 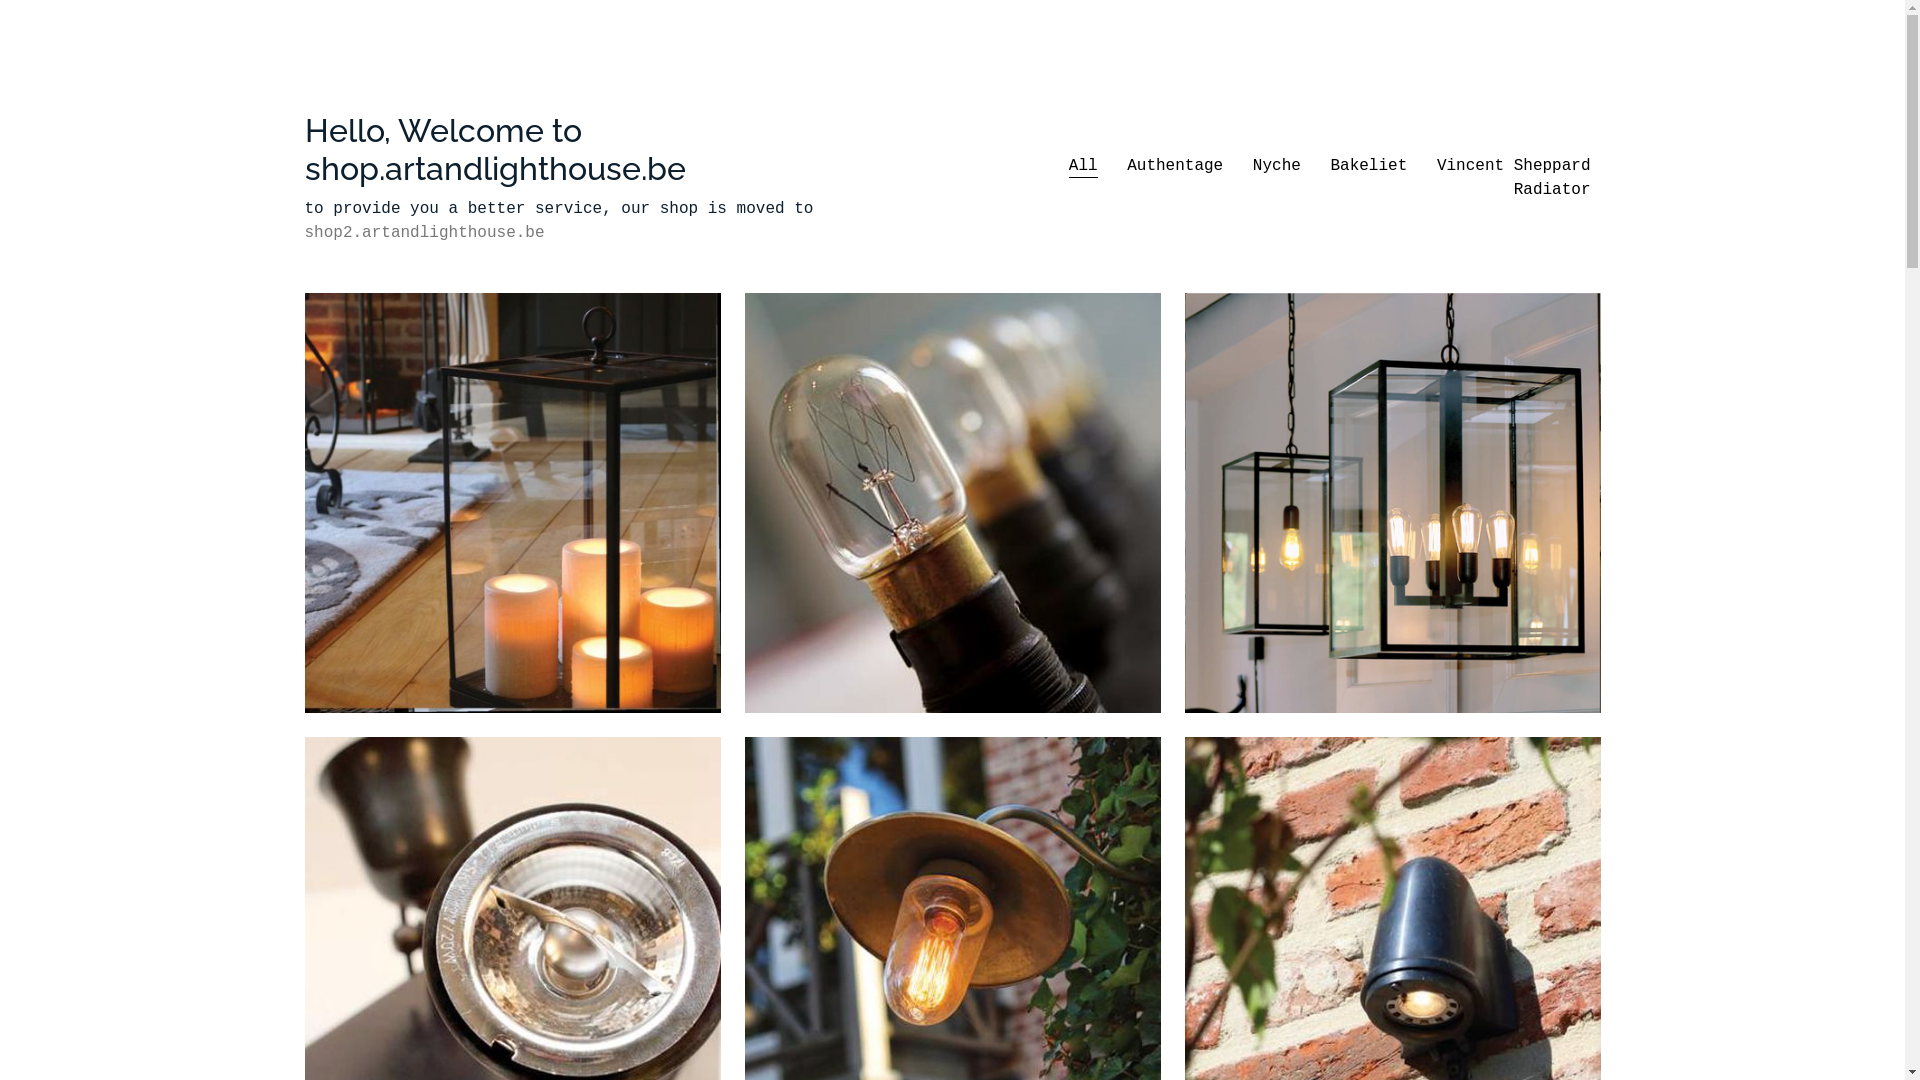 What do you see at coordinates (1175, 164) in the screenshot?
I see `'Authentage'` at bounding box center [1175, 164].